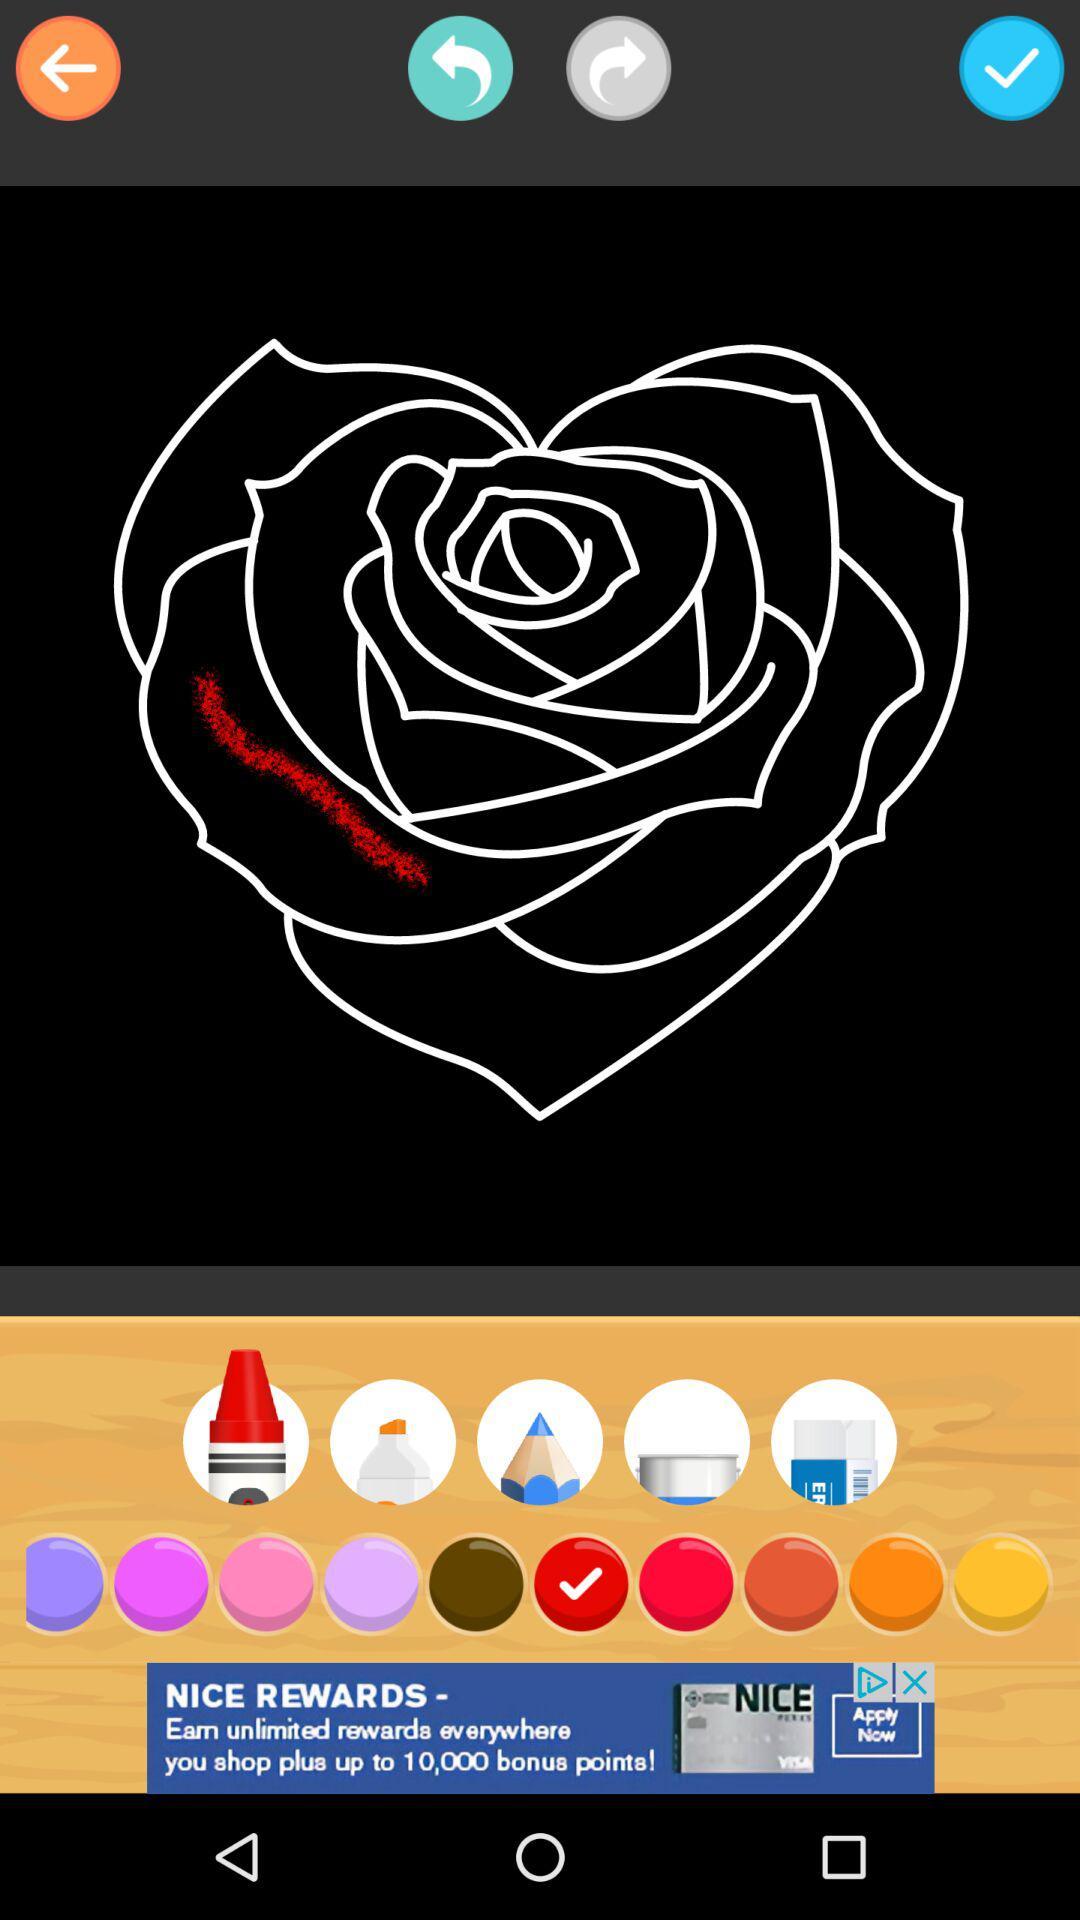  What do you see at coordinates (1011, 68) in the screenshot?
I see `icon at the top right corner` at bounding box center [1011, 68].